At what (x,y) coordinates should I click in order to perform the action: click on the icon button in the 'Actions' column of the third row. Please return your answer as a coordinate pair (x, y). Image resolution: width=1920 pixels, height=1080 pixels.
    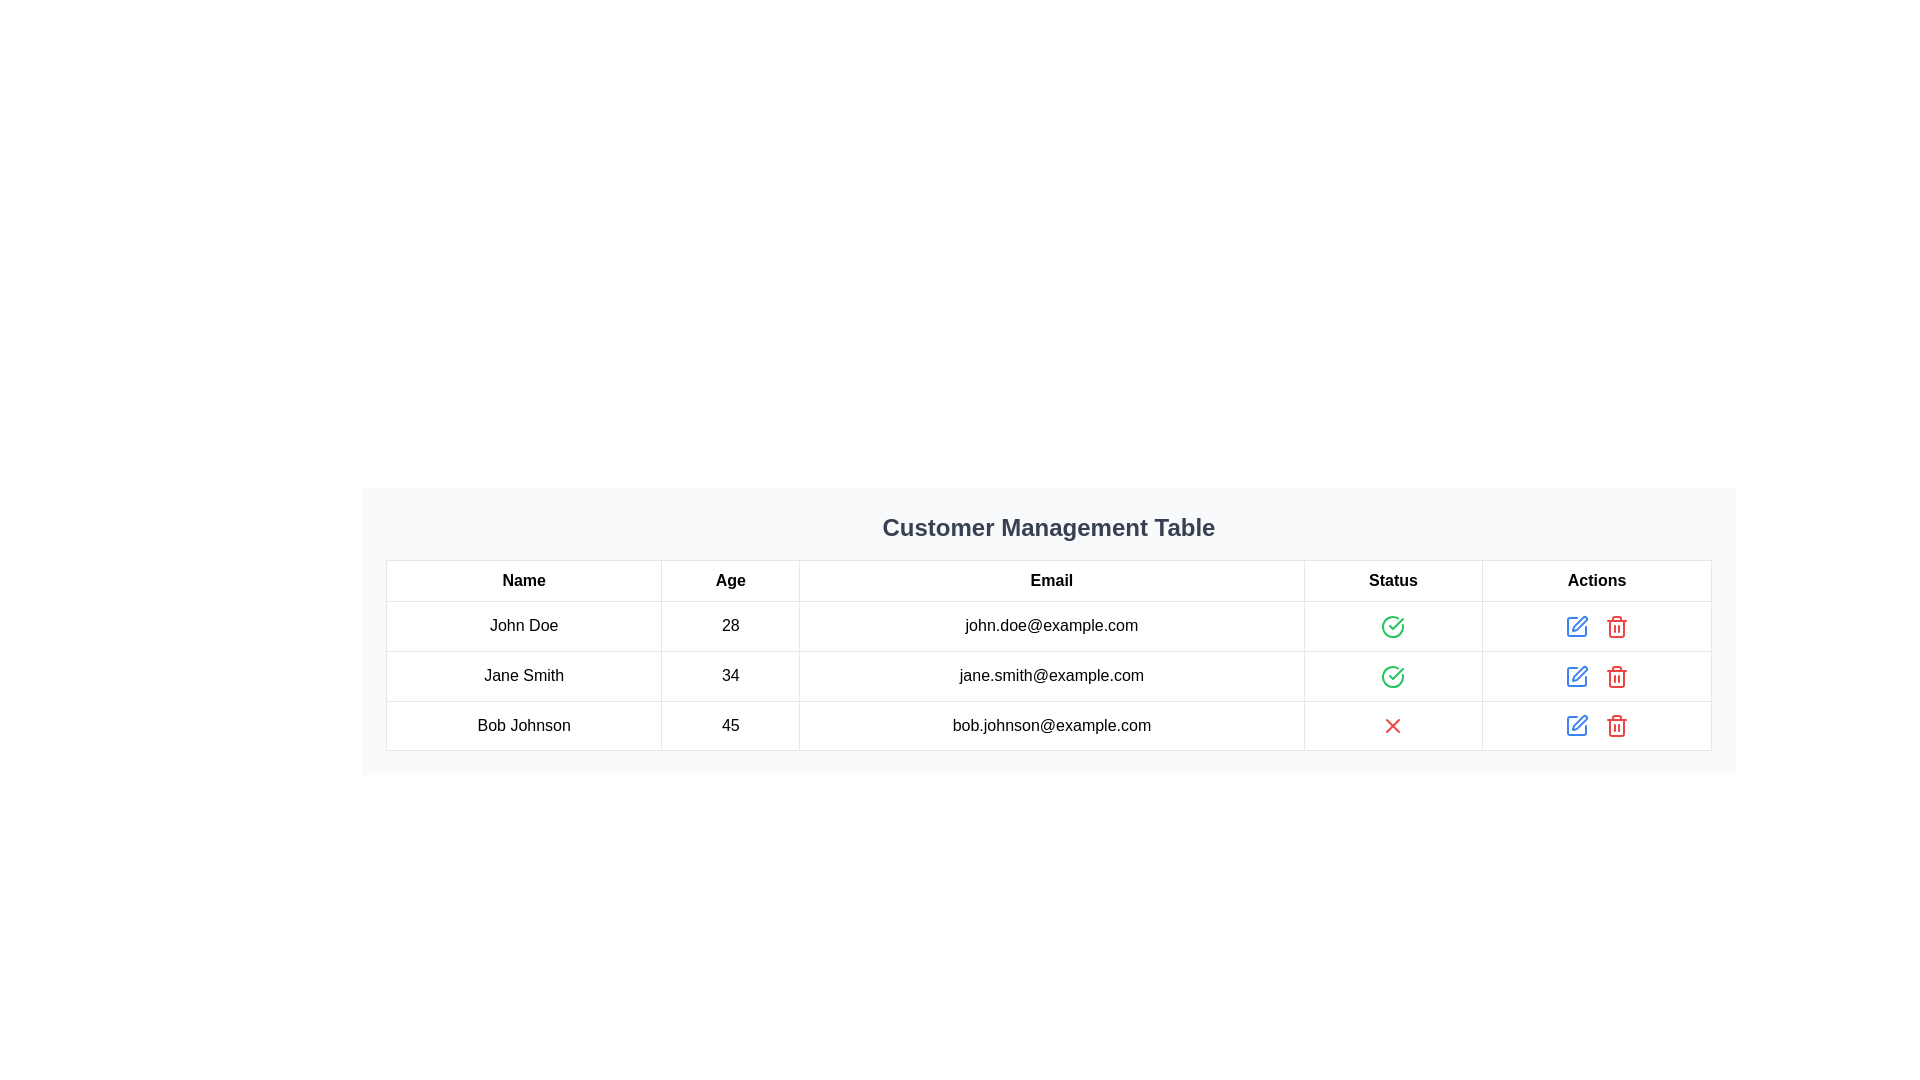
    Looking at the image, I should click on (1576, 625).